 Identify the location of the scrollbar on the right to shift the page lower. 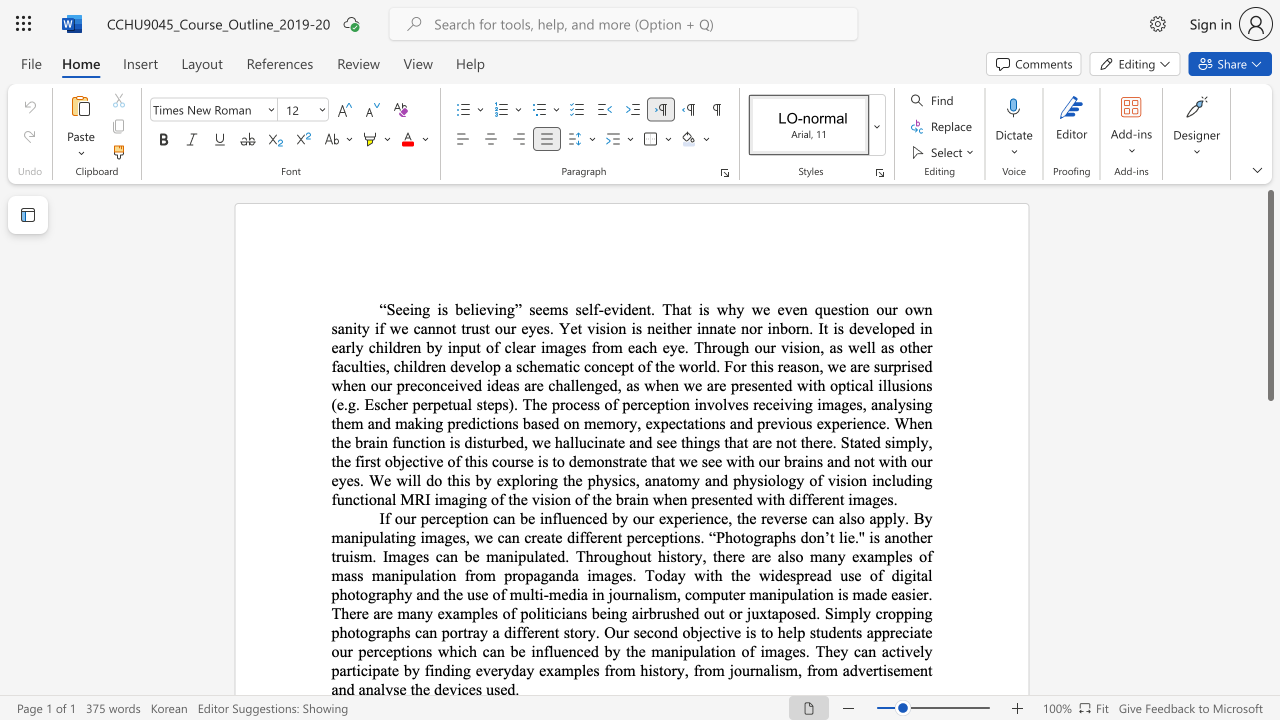
(1269, 470).